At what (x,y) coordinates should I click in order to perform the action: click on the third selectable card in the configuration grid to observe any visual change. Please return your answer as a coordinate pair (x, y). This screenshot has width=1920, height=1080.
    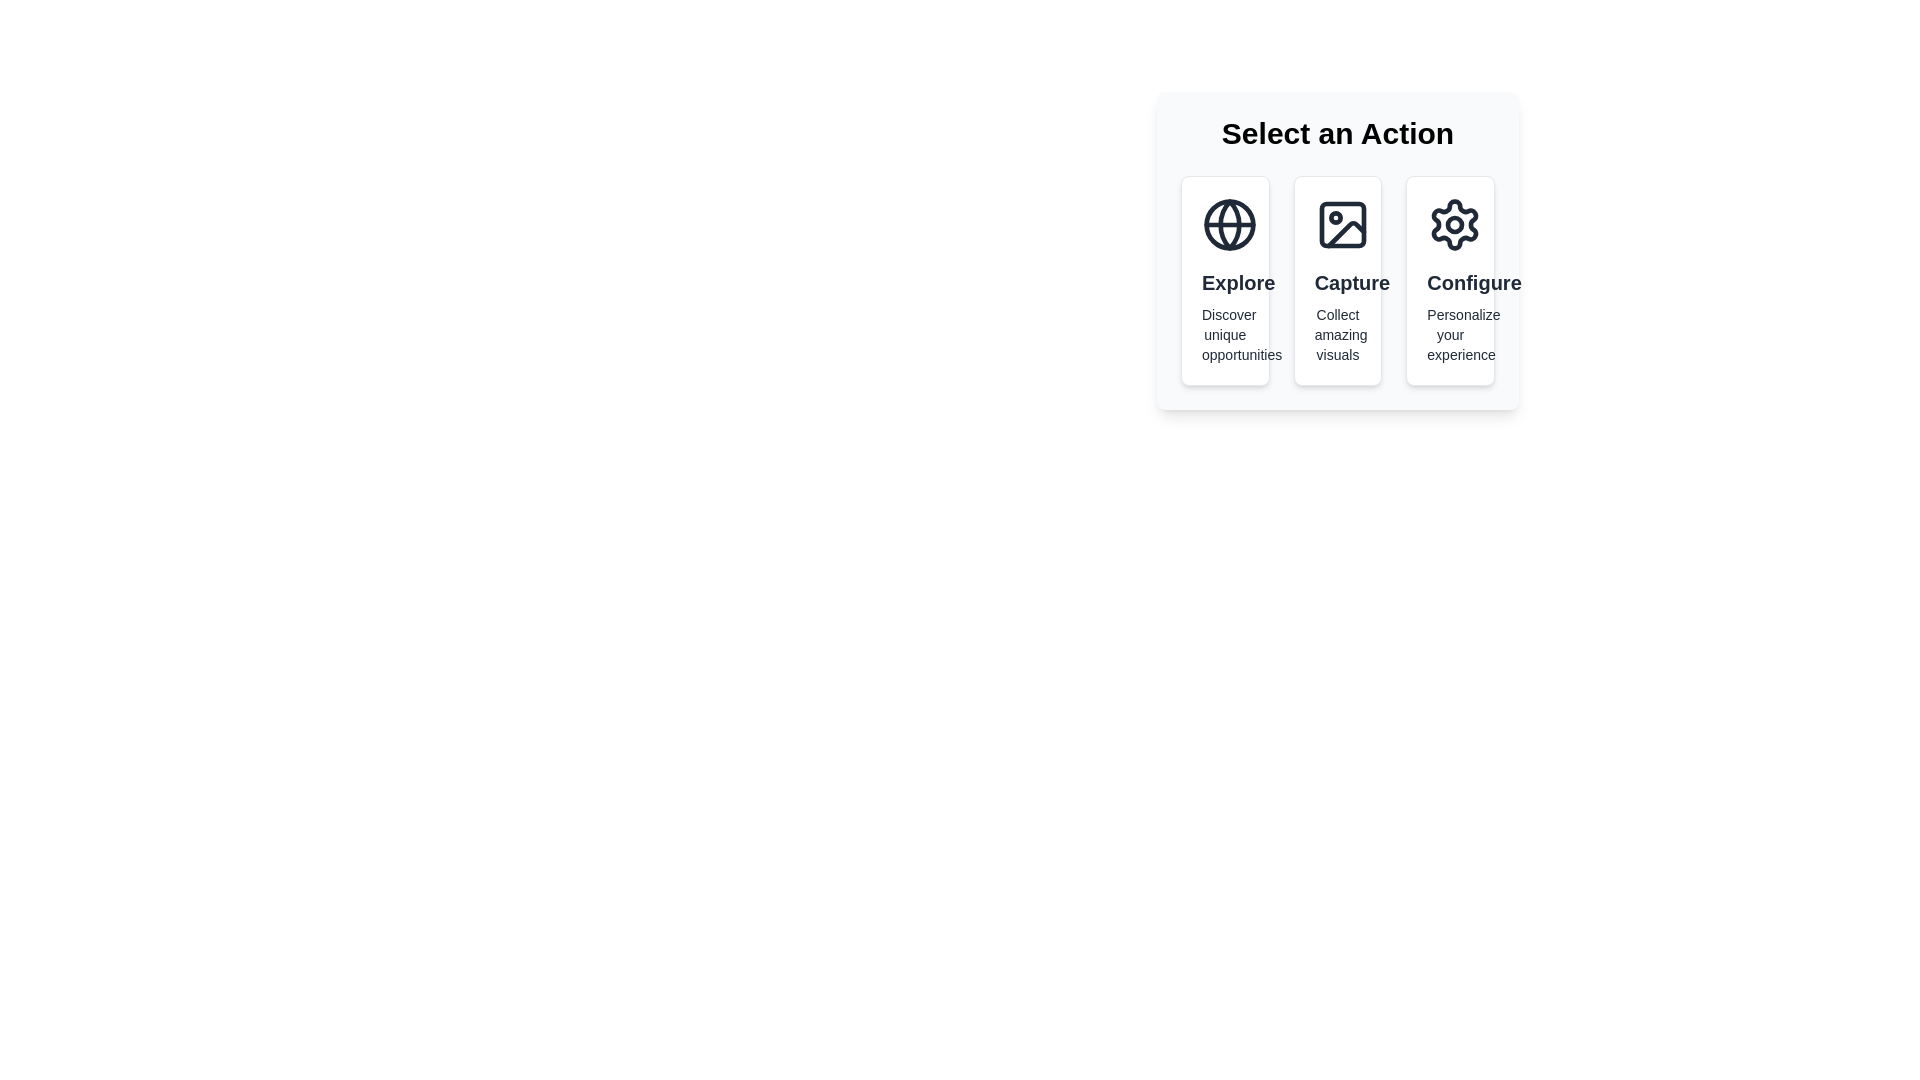
    Looking at the image, I should click on (1450, 281).